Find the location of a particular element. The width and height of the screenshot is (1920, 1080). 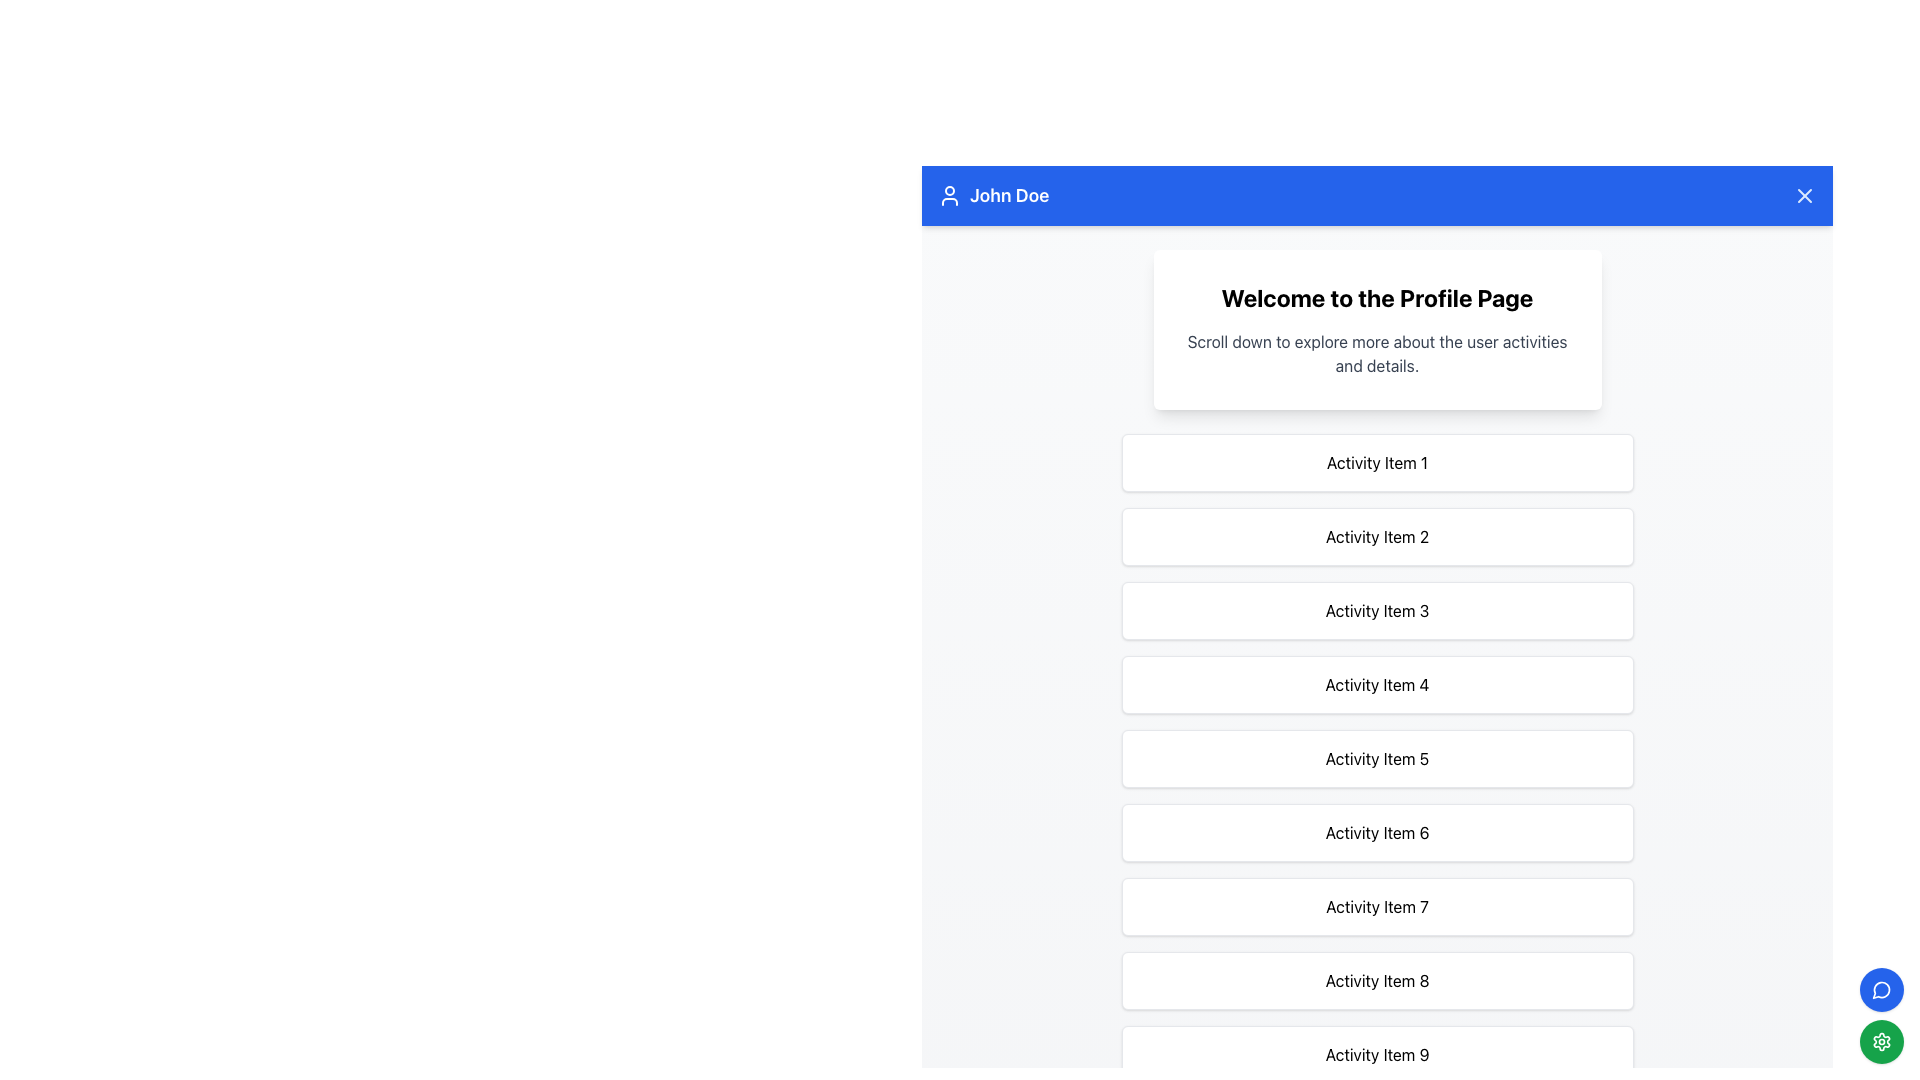

the eighth activity item labeled 'Activity Item 8' is located at coordinates (1376, 979).